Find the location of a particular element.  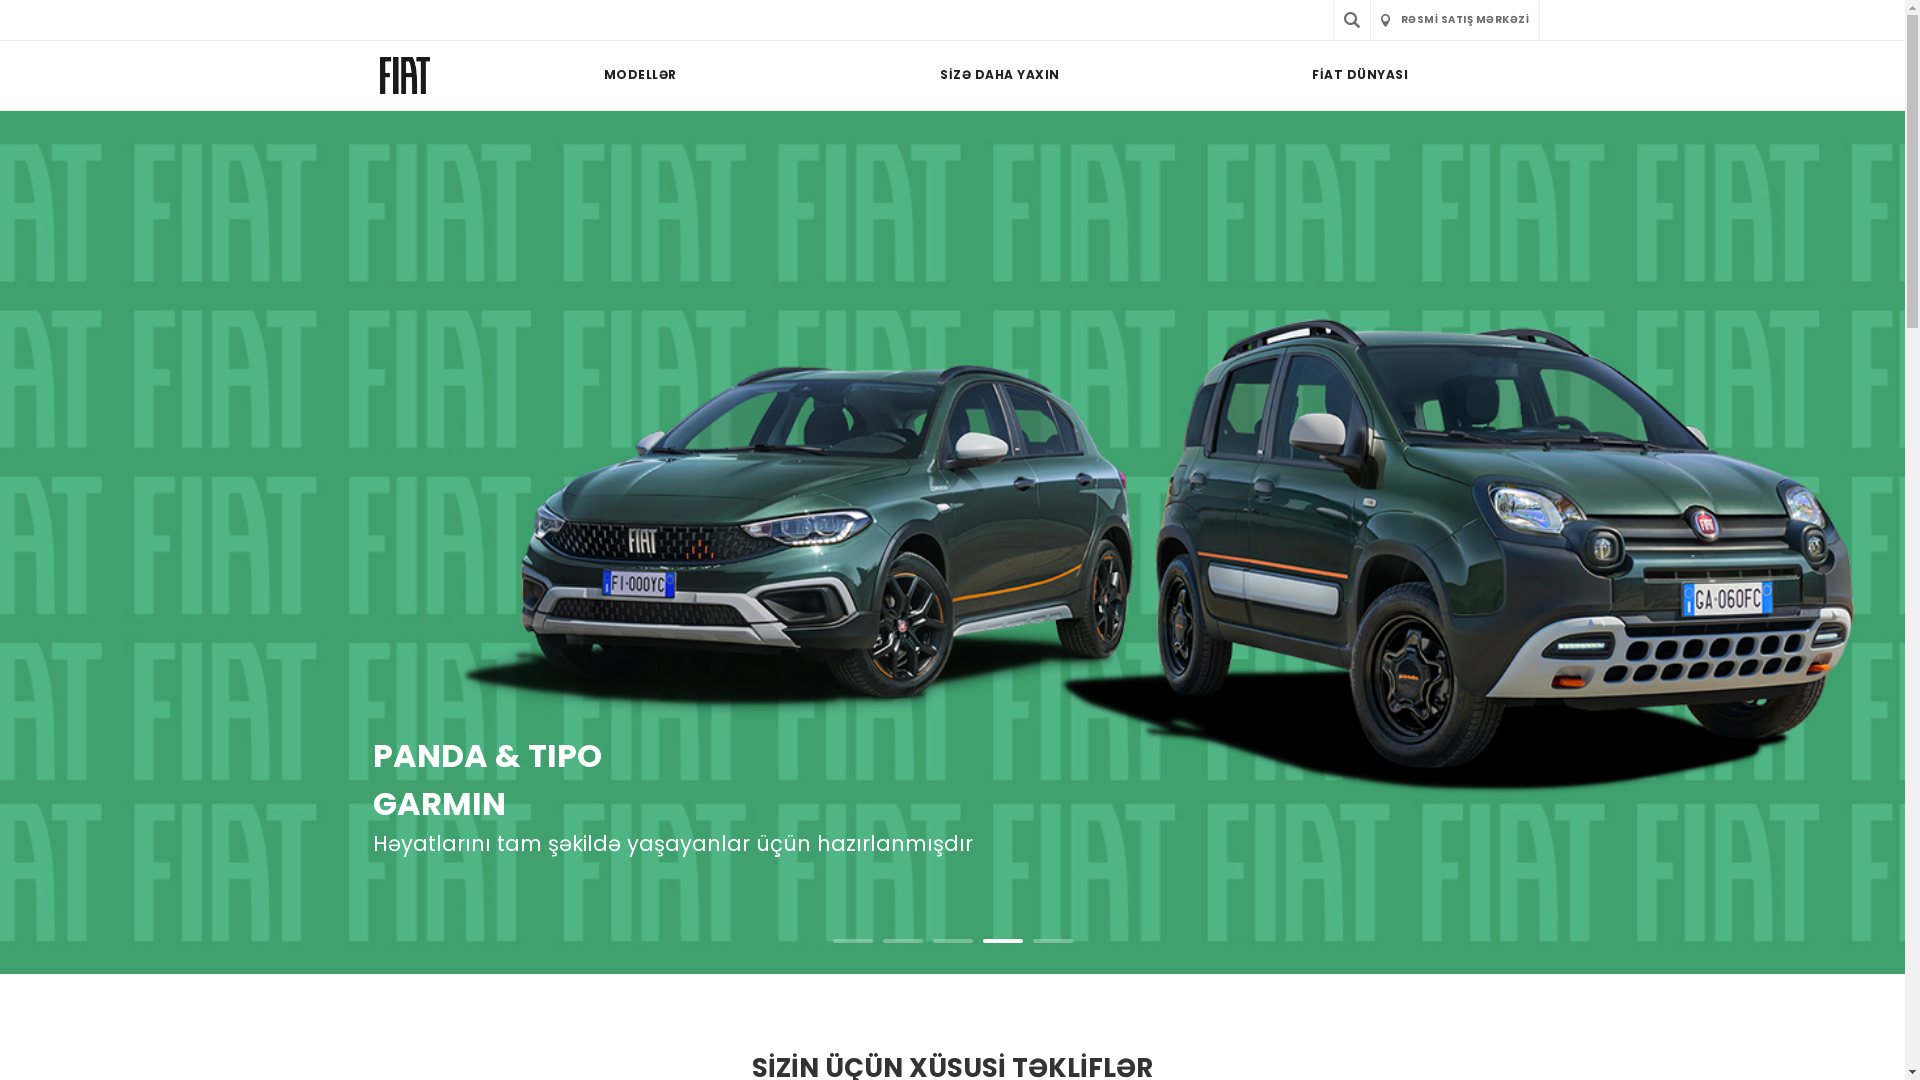

'2' is located at coordinates (881, 942).